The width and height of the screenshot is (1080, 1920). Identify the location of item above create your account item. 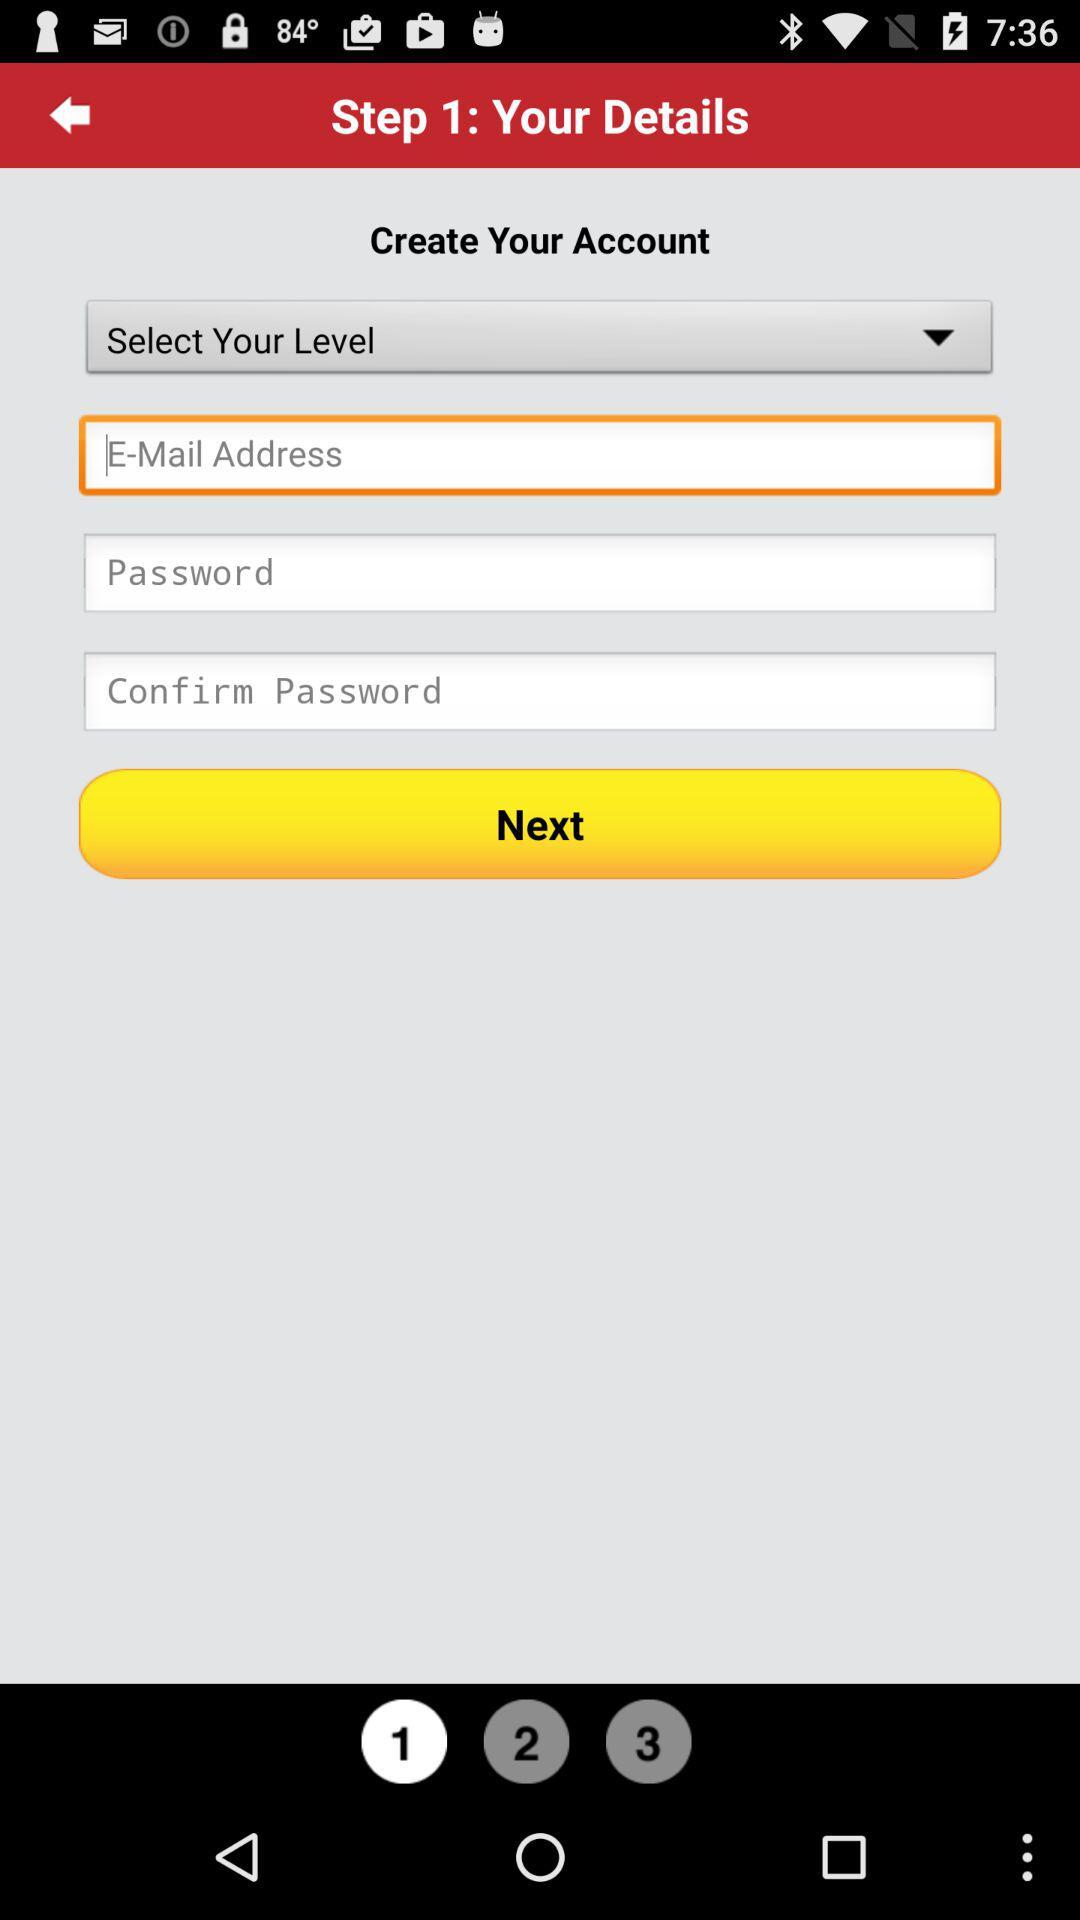
(69, 114).